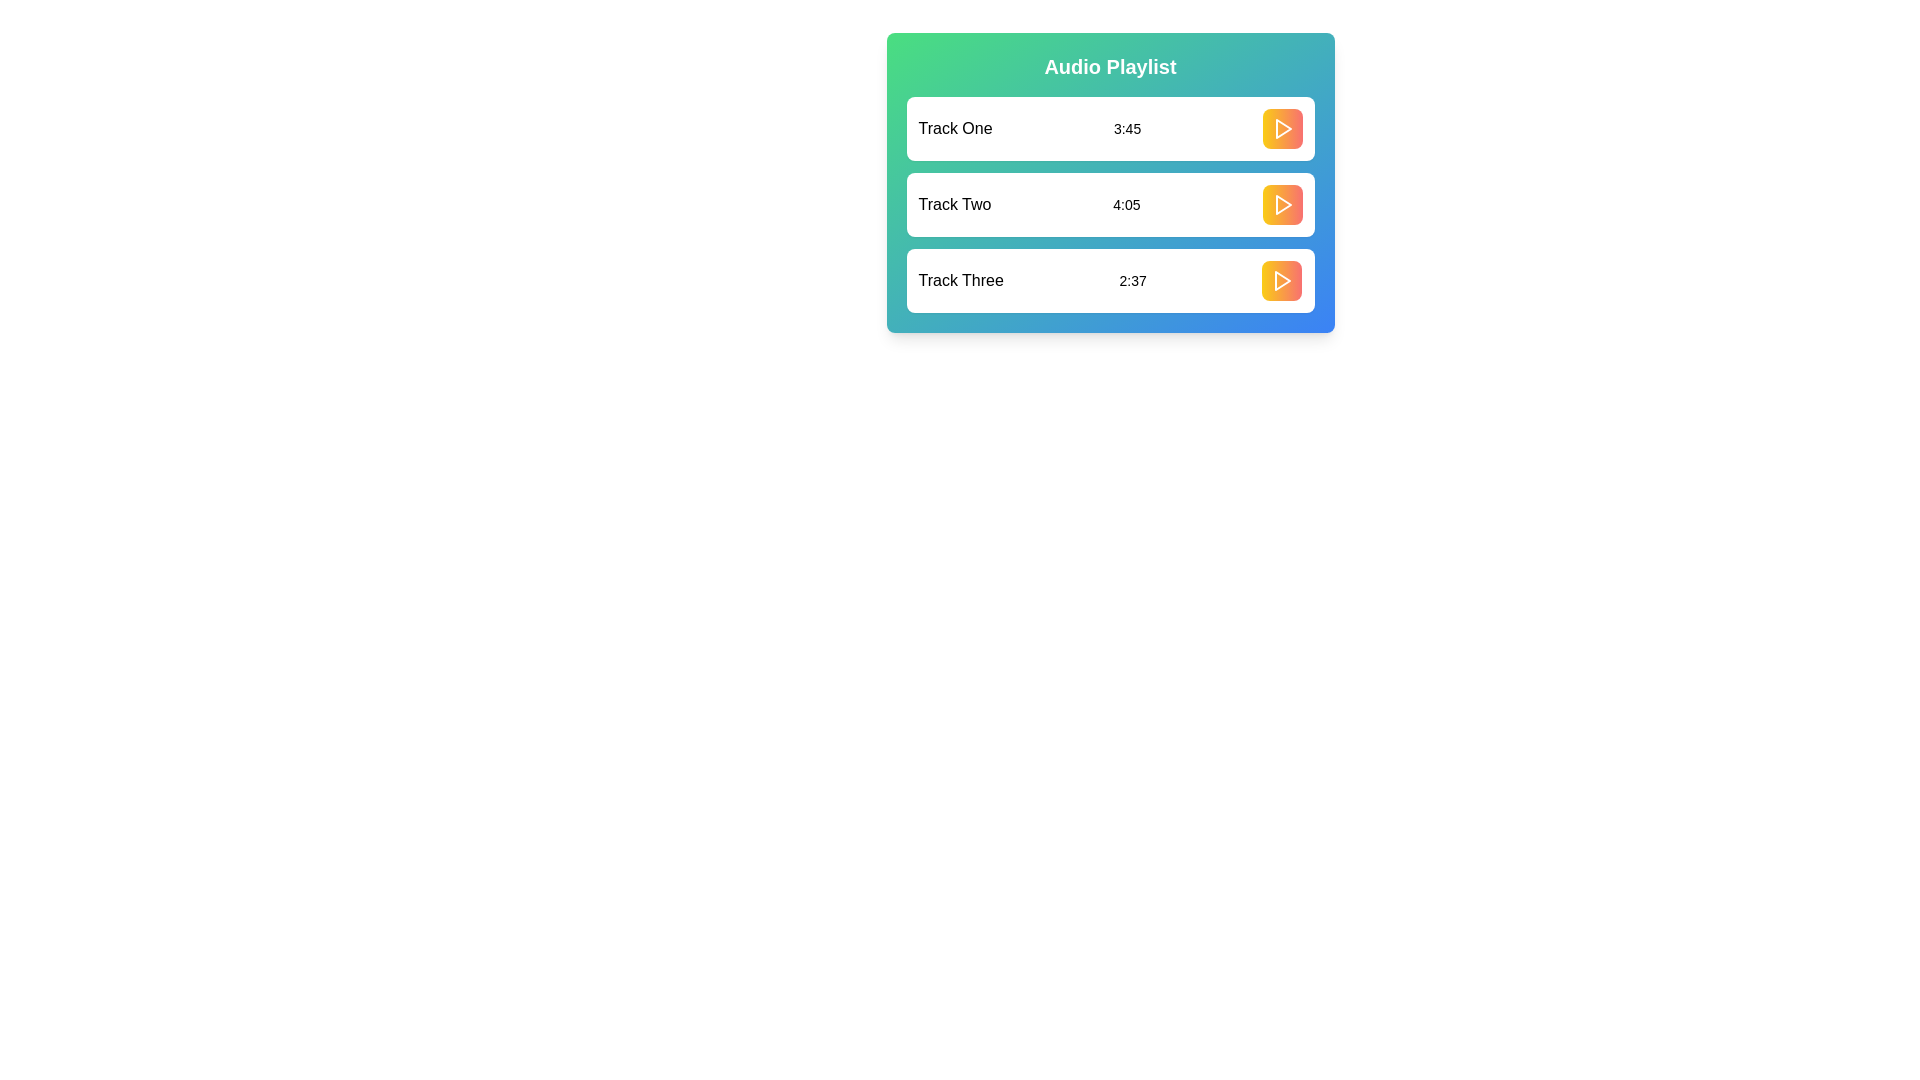 The height and width of the screenshot is (1080, 1920). What do you see at coordinates (1127, 128) in the screenshot?
I see `the static text displaying the duration of 'Track One' in the audio playlist, located between the track title and play button` at bounding box center [1127, 128].